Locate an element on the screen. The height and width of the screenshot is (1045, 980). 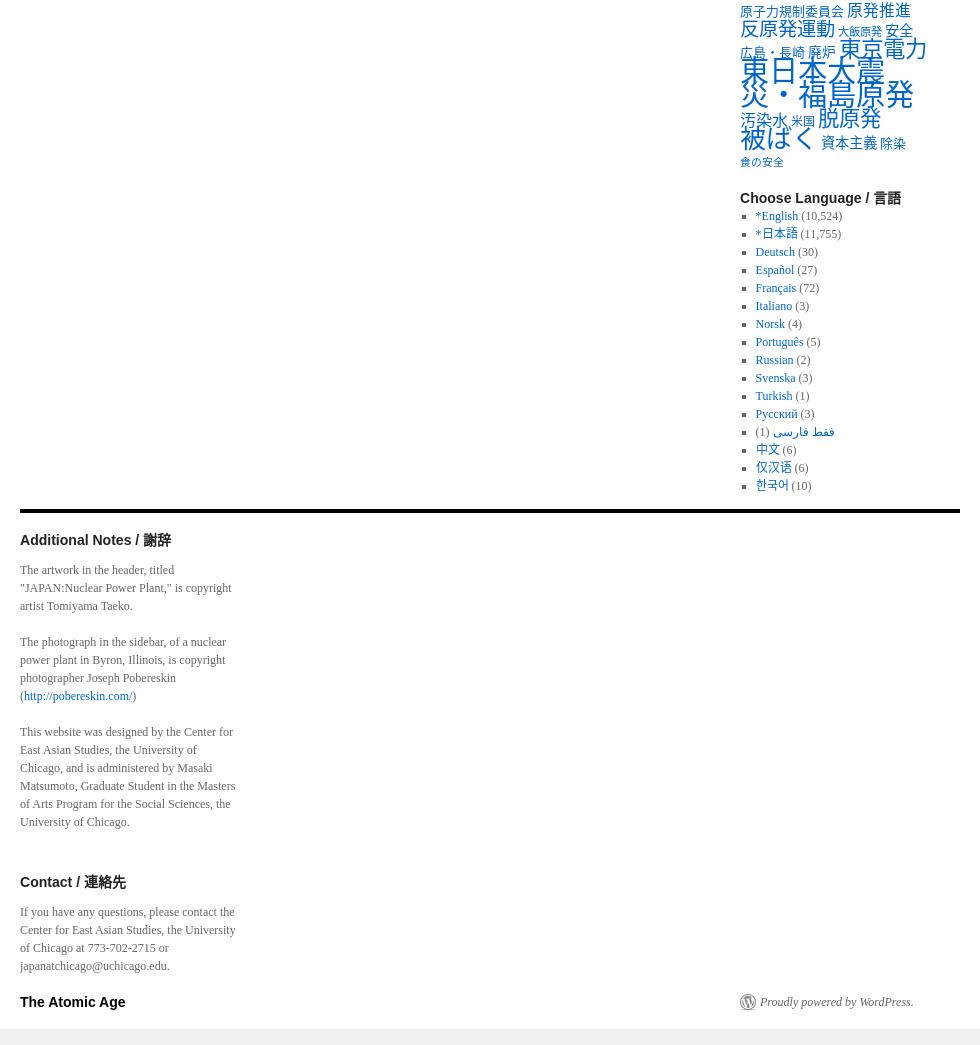
'This website was designed by the Center for East Asian Studies, the University of Chicago, and is administered by Masaki Matsumoto, Graduate Student in the Masters of Arts Program for the Social Sciences, the University of Chicago.' is located at coordinates (127, 776).